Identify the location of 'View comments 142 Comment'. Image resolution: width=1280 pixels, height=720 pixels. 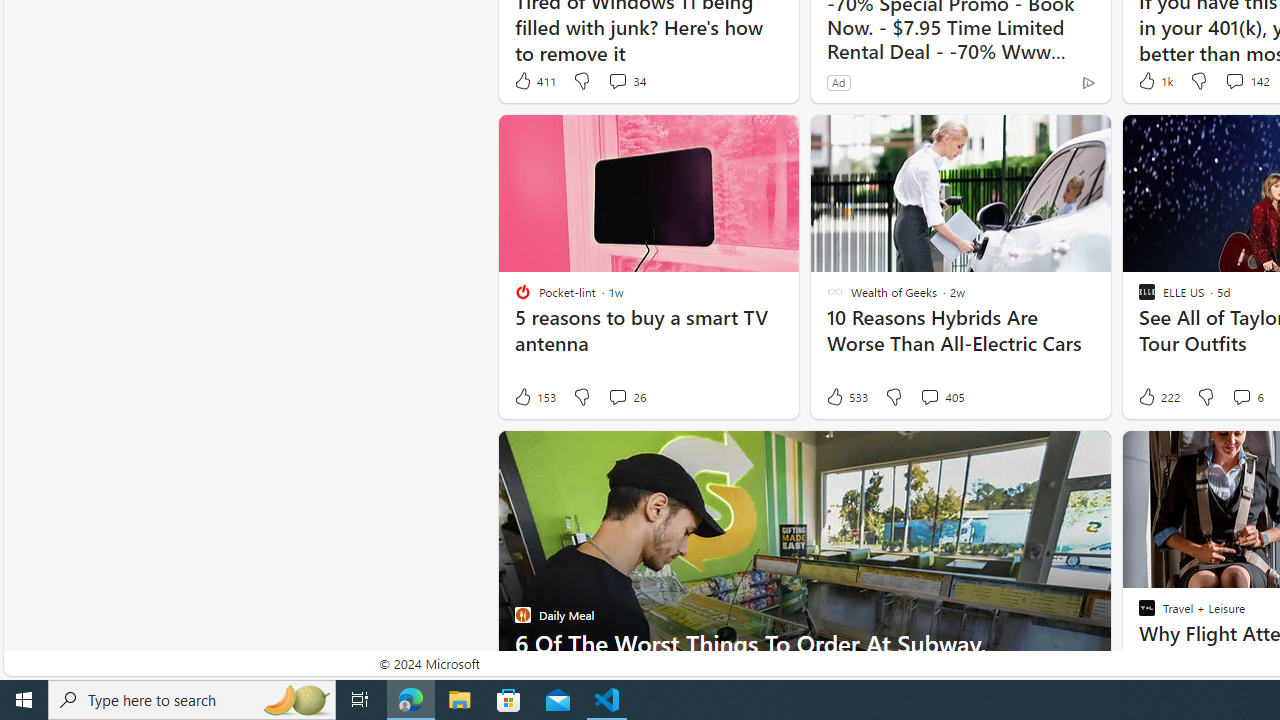
(1233, 80).